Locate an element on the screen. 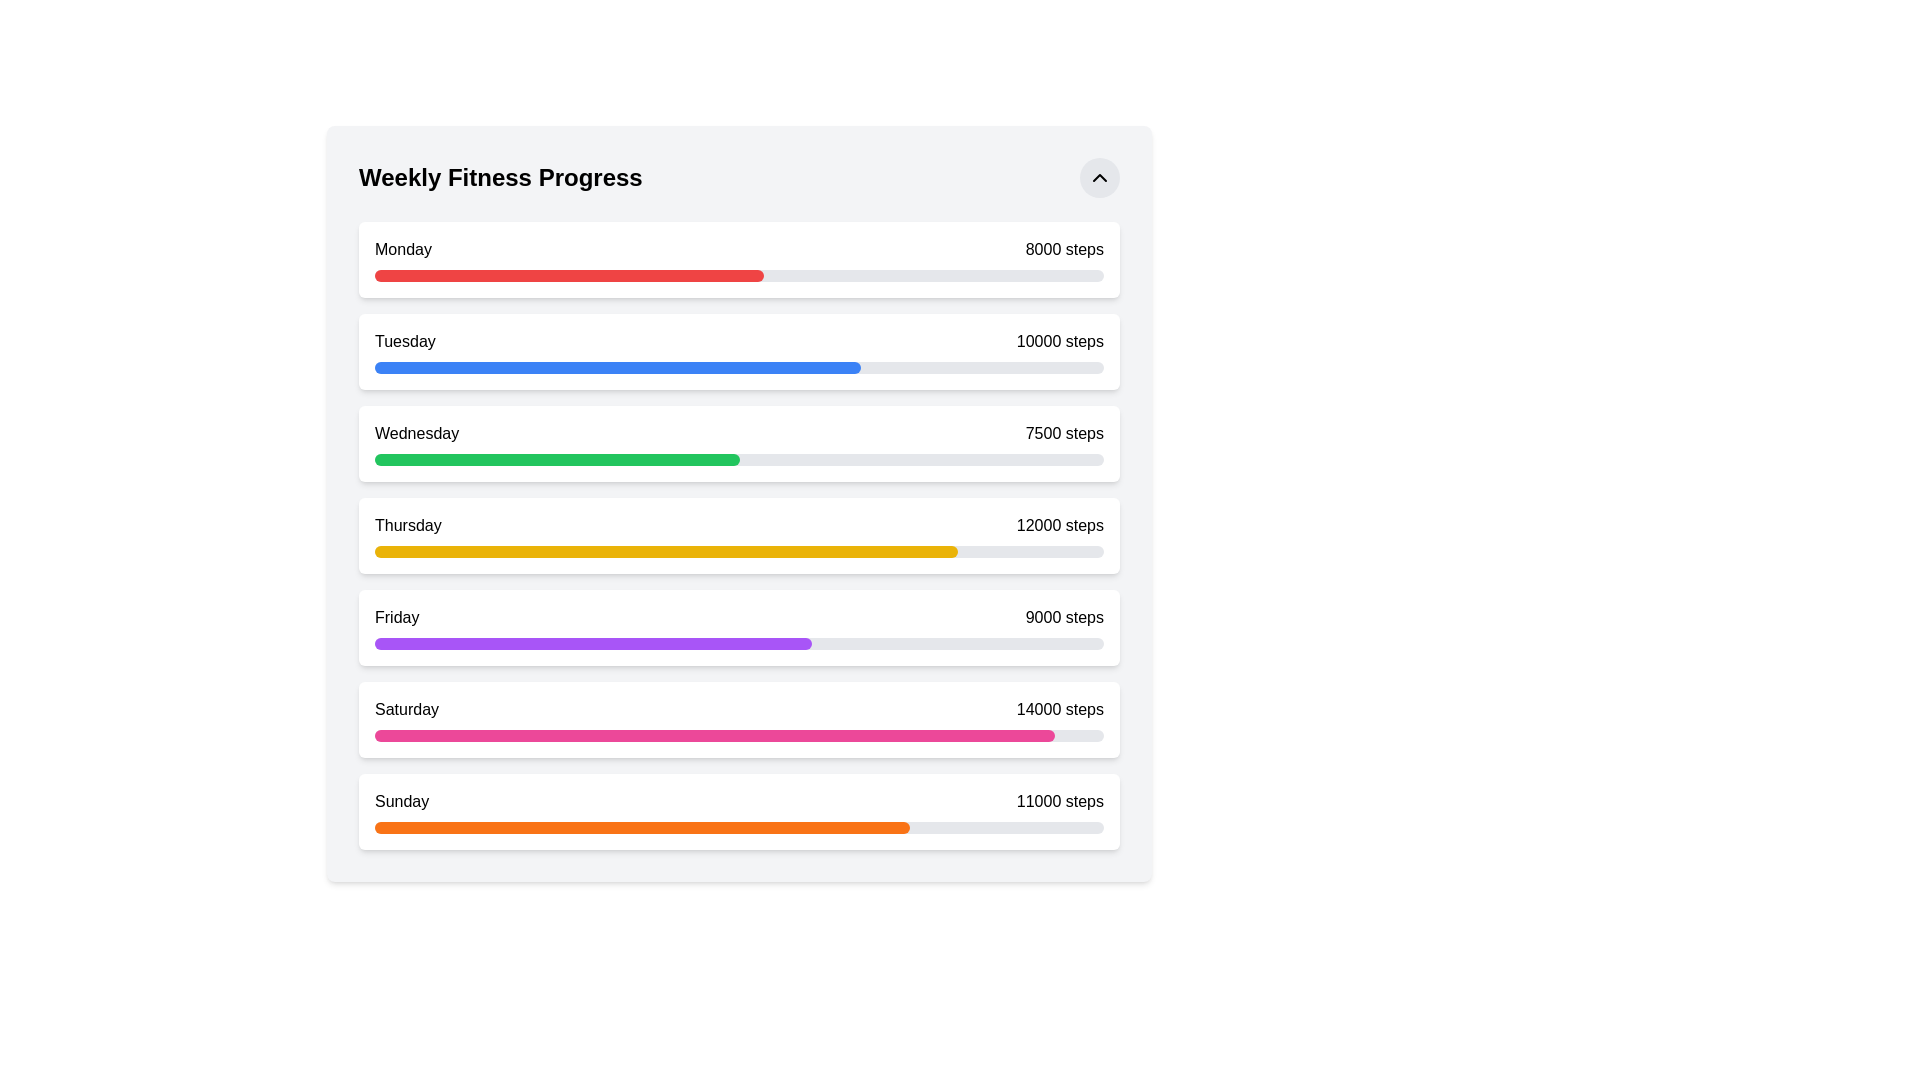  the button in the top-right corner of the 'Weekly Fitness Progress' section is located at coordinates (1098, 176).